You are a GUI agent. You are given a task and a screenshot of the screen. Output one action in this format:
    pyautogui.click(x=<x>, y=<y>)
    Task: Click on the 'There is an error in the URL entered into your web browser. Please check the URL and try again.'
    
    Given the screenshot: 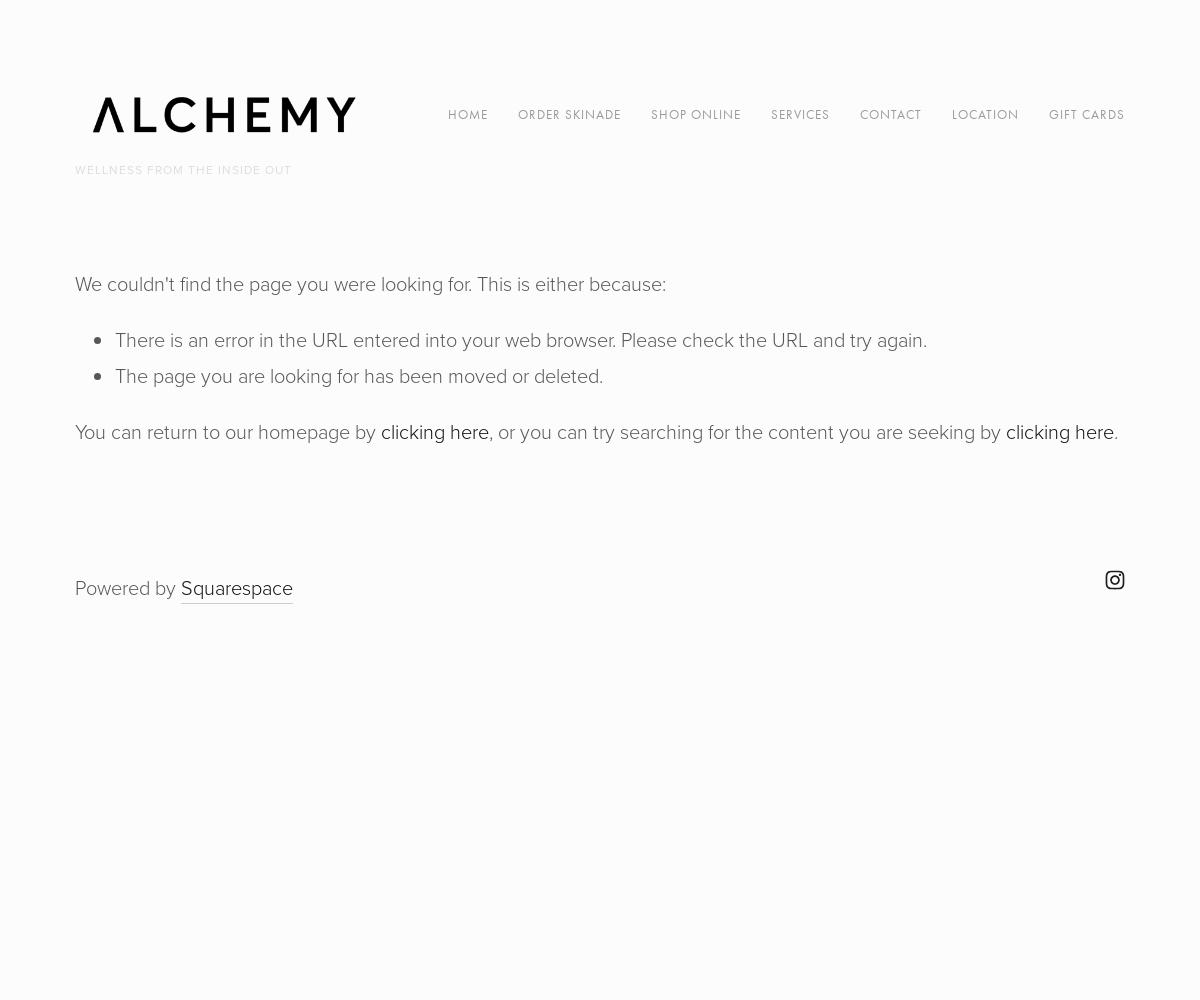 What is the action you would take?
    pyautogui.click(x=520, y=339)
    